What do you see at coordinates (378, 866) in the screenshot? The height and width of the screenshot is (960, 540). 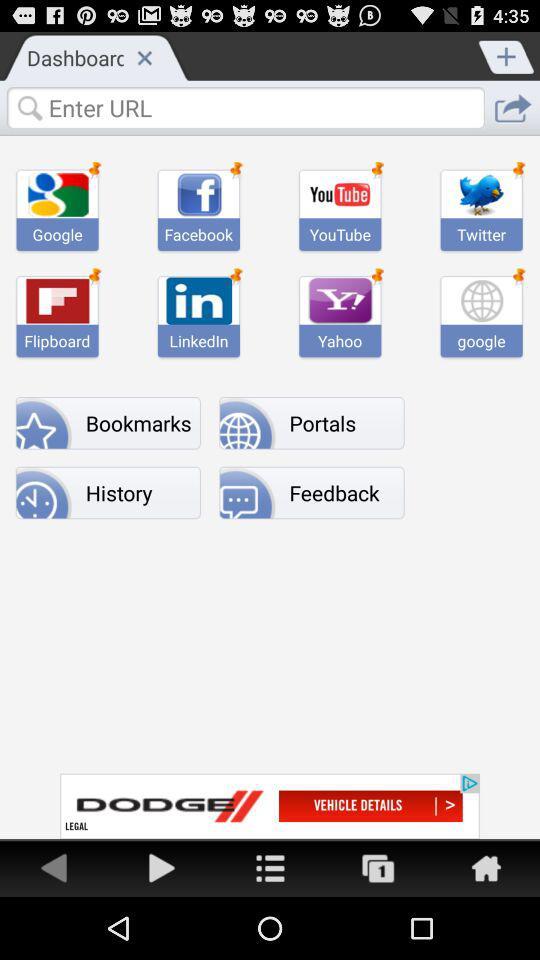 I see `copy the info` at bounding box center [378, 866].